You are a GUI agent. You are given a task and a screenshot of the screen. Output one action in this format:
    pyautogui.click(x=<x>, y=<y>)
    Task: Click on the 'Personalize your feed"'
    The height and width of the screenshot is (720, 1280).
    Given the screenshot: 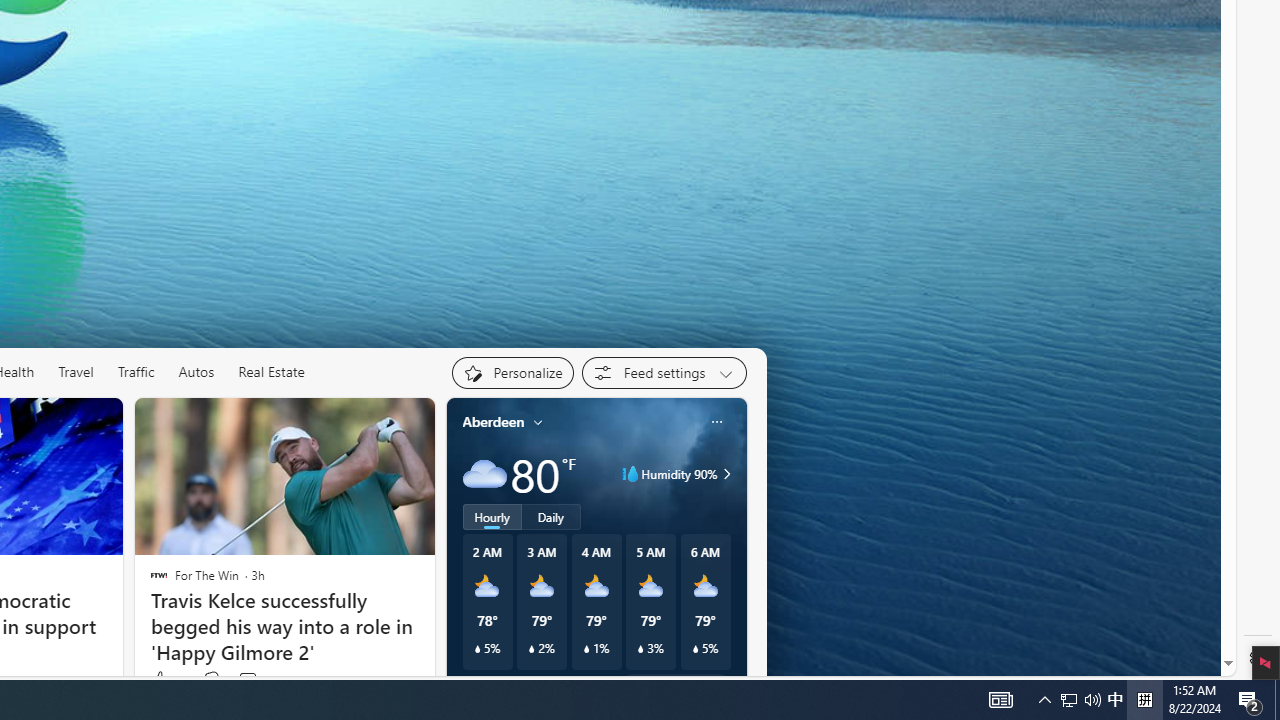 What is the action you would take?
    pyautogui.click(x=512, y=372)
    